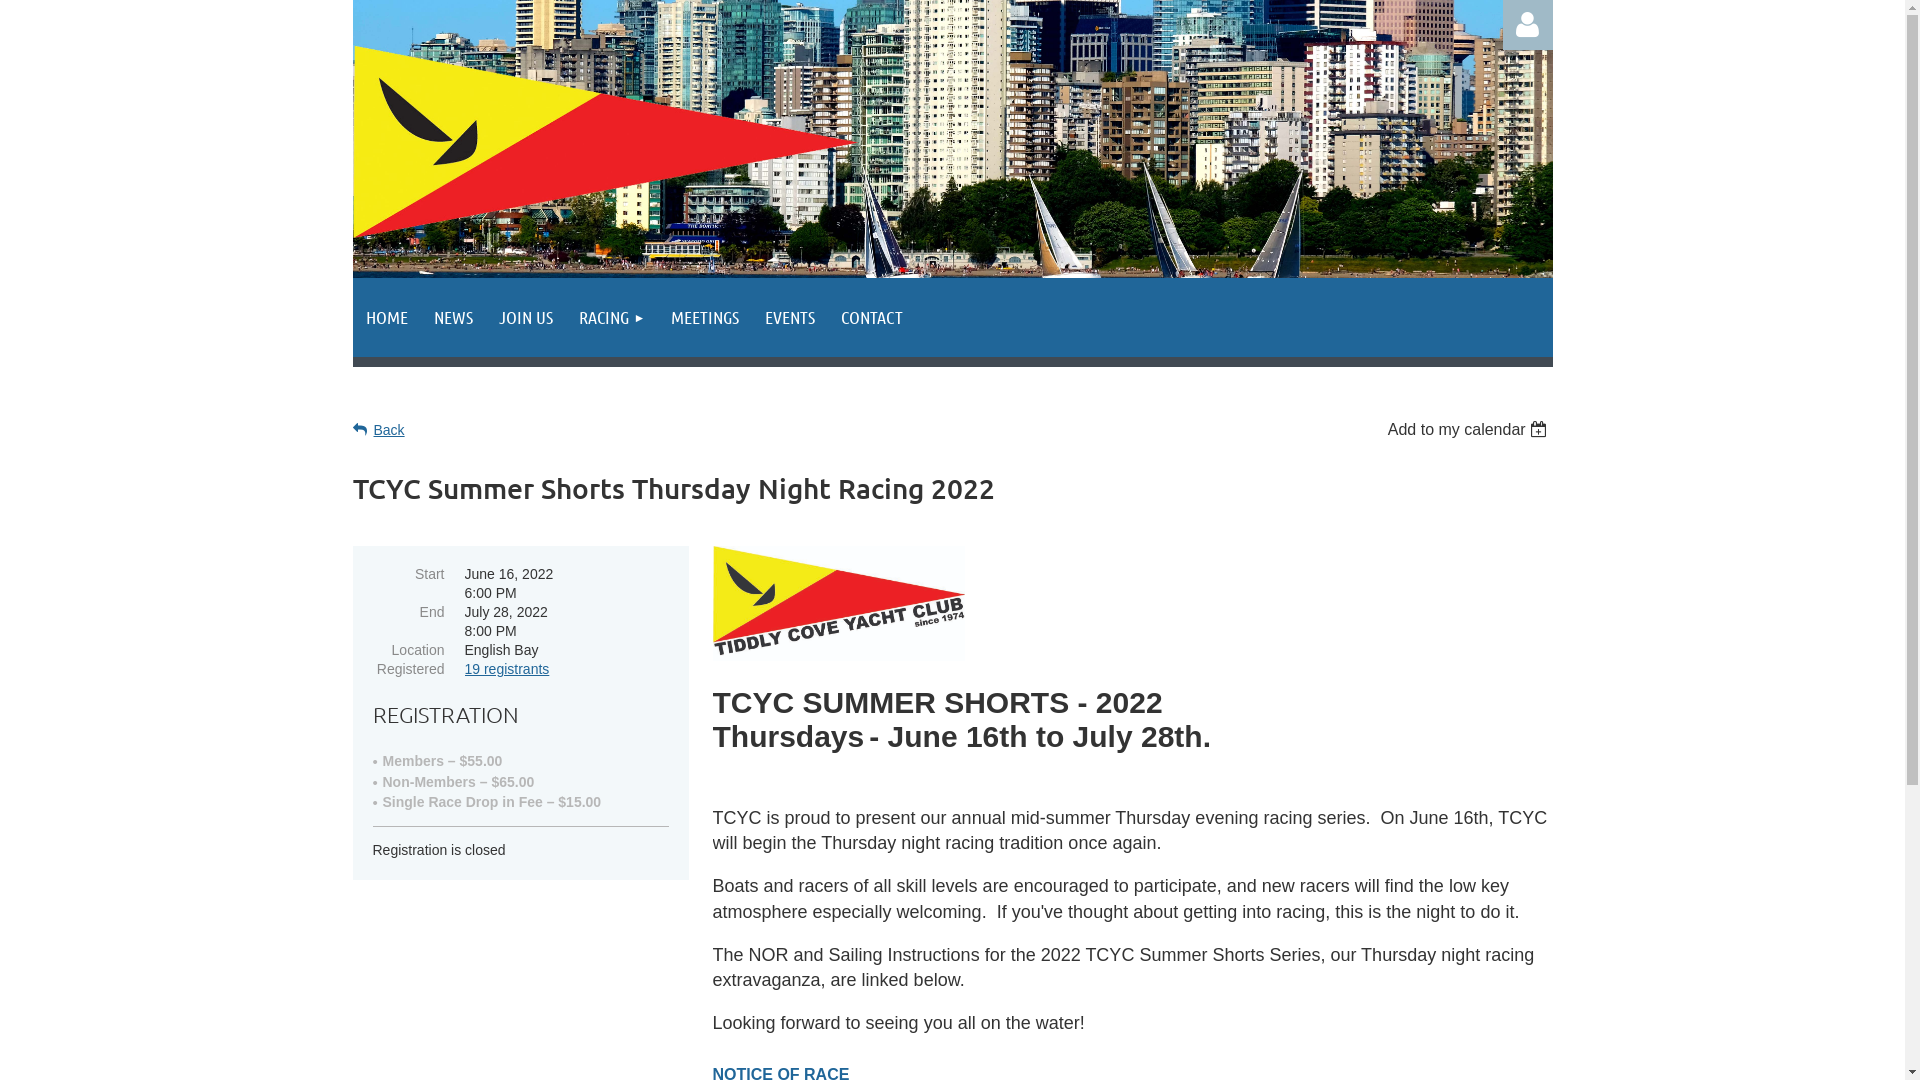  What do you see at coordinates (789, 316) in the screenshot?
I see `'EVENTS'` at bounding box center [789, 316].